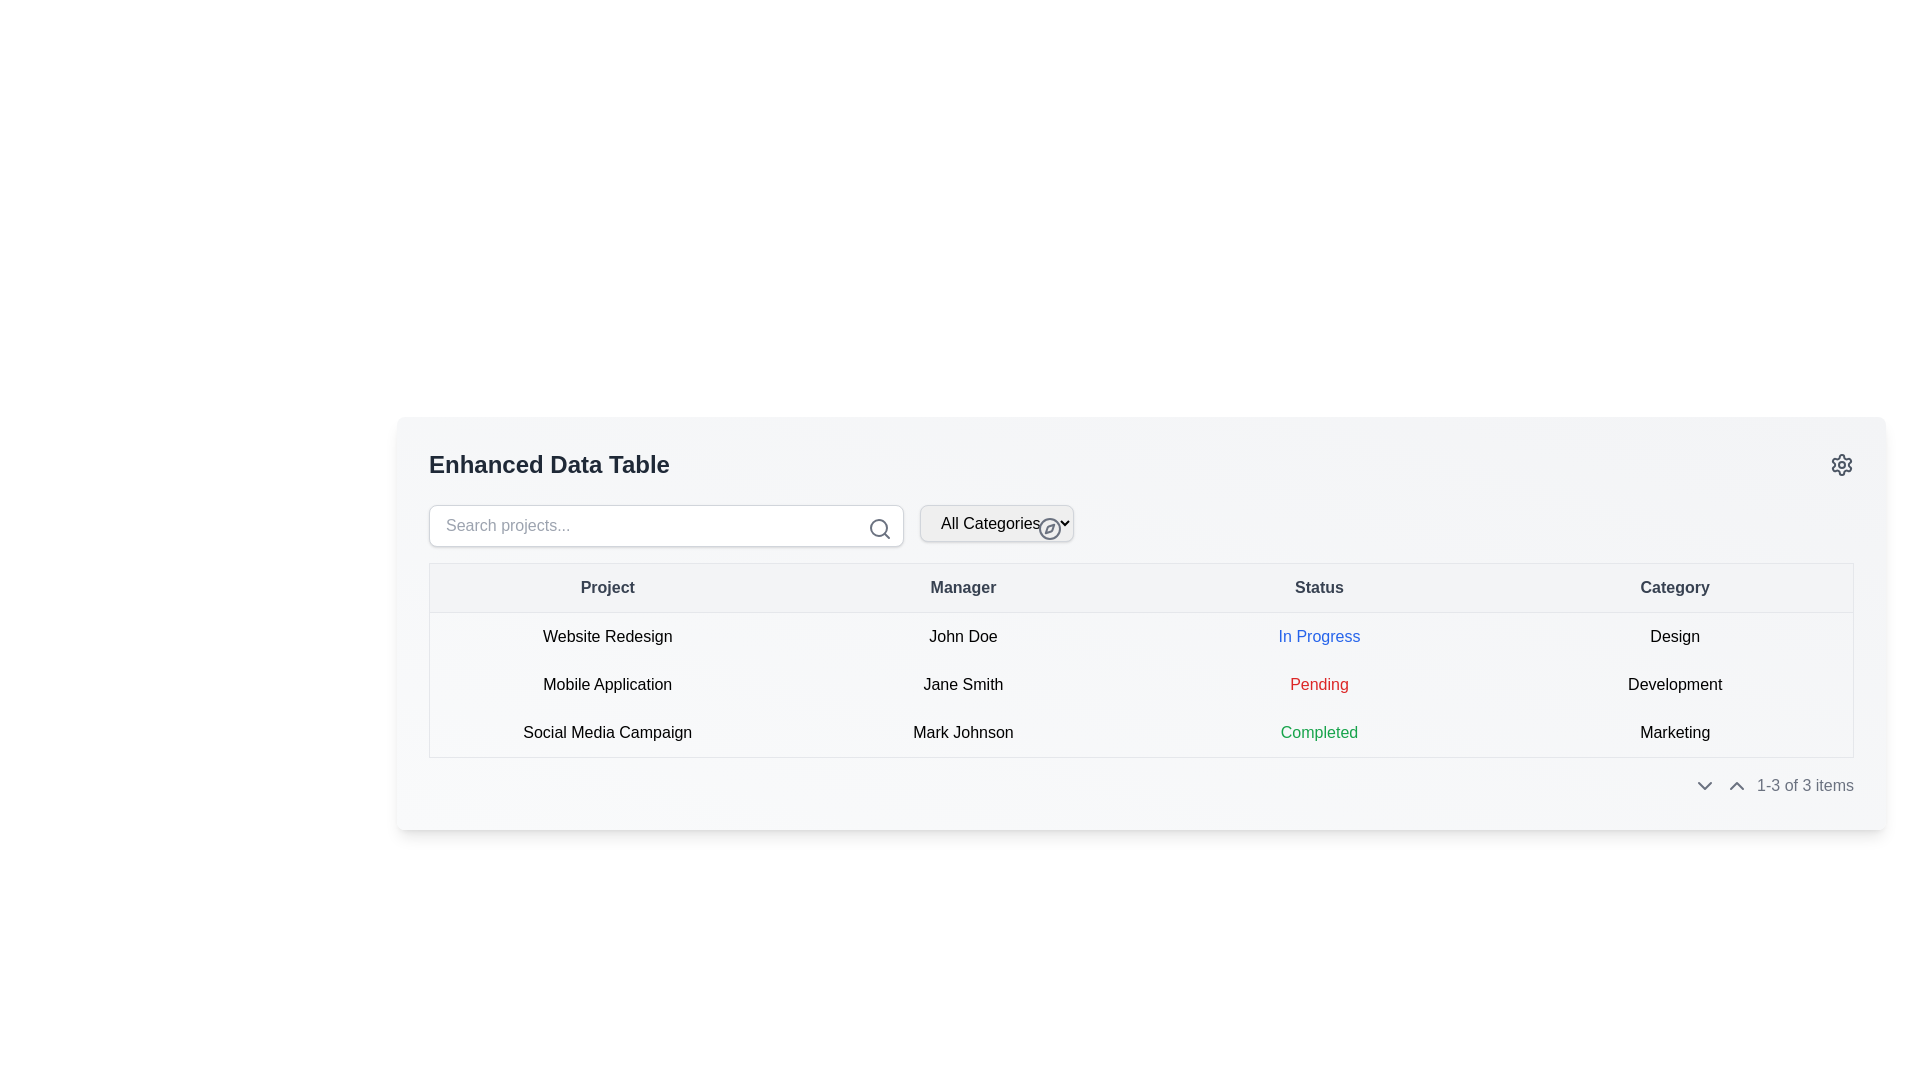 Image resolution: width=1920 pixels, height=1080 pixels. I want to click on the status text indicating the current progress of the 'Website Redesign' project managed by 'John Doe' in the first row of the table, so click(1319, 636).